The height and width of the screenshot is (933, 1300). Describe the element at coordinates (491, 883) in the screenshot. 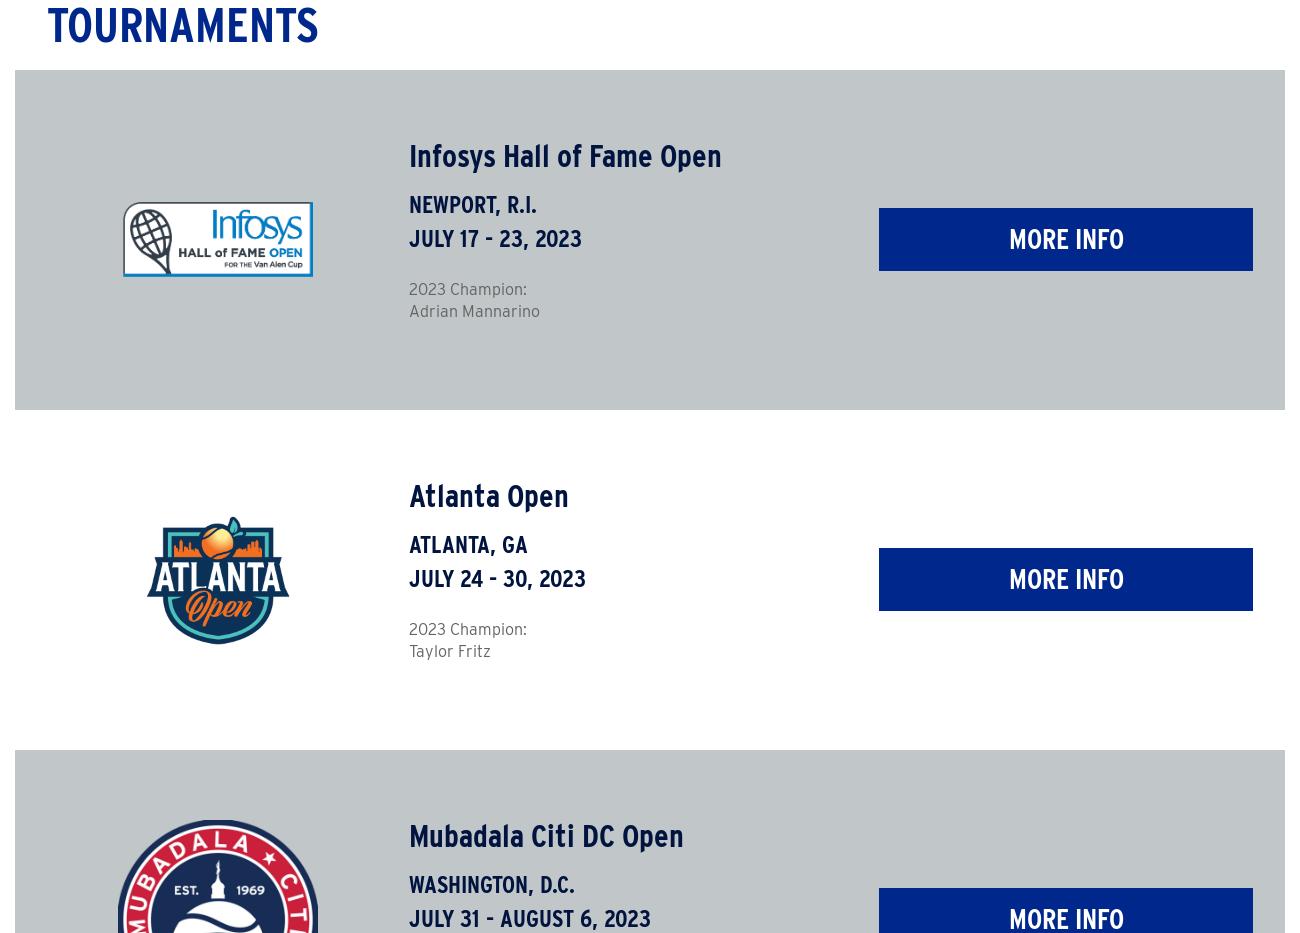

I see `'Washington, D.C.'` at that location.